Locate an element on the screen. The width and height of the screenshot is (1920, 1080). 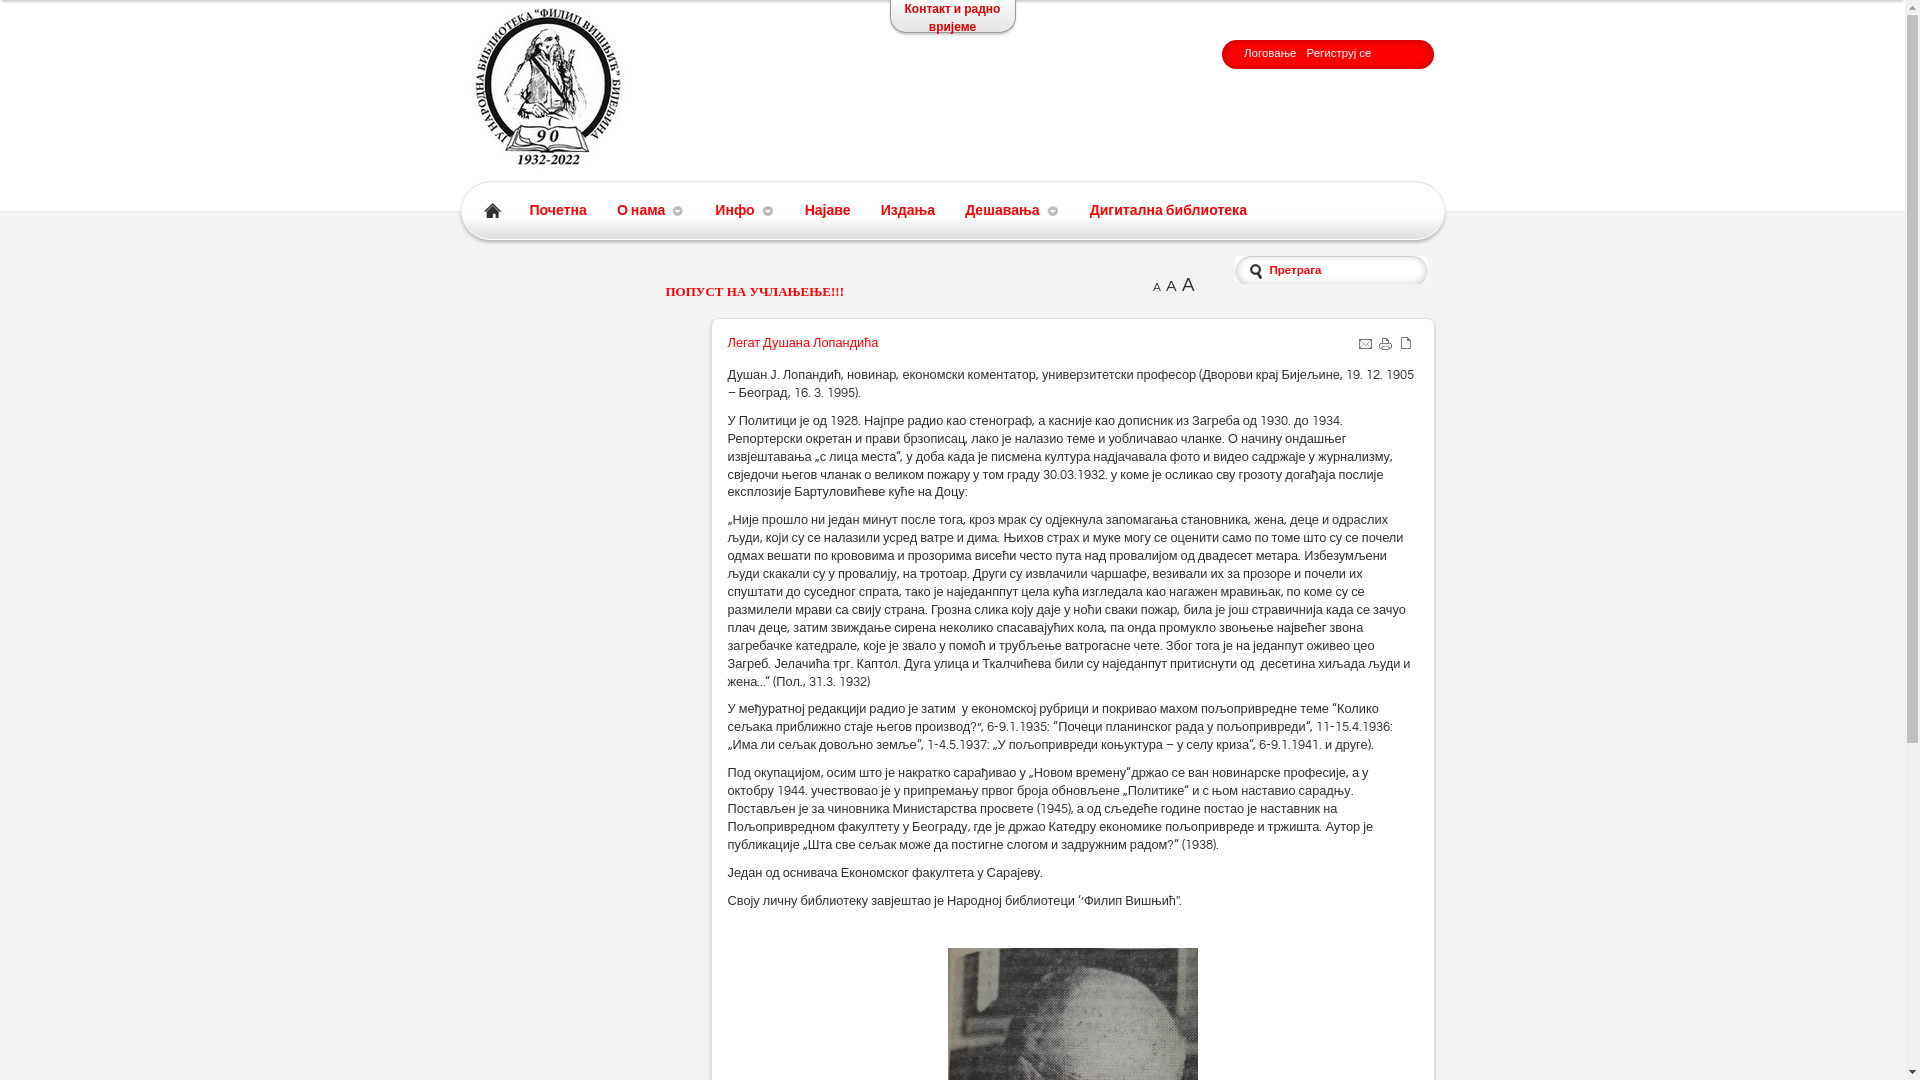
'A' is located at coordinates (1171, 285).